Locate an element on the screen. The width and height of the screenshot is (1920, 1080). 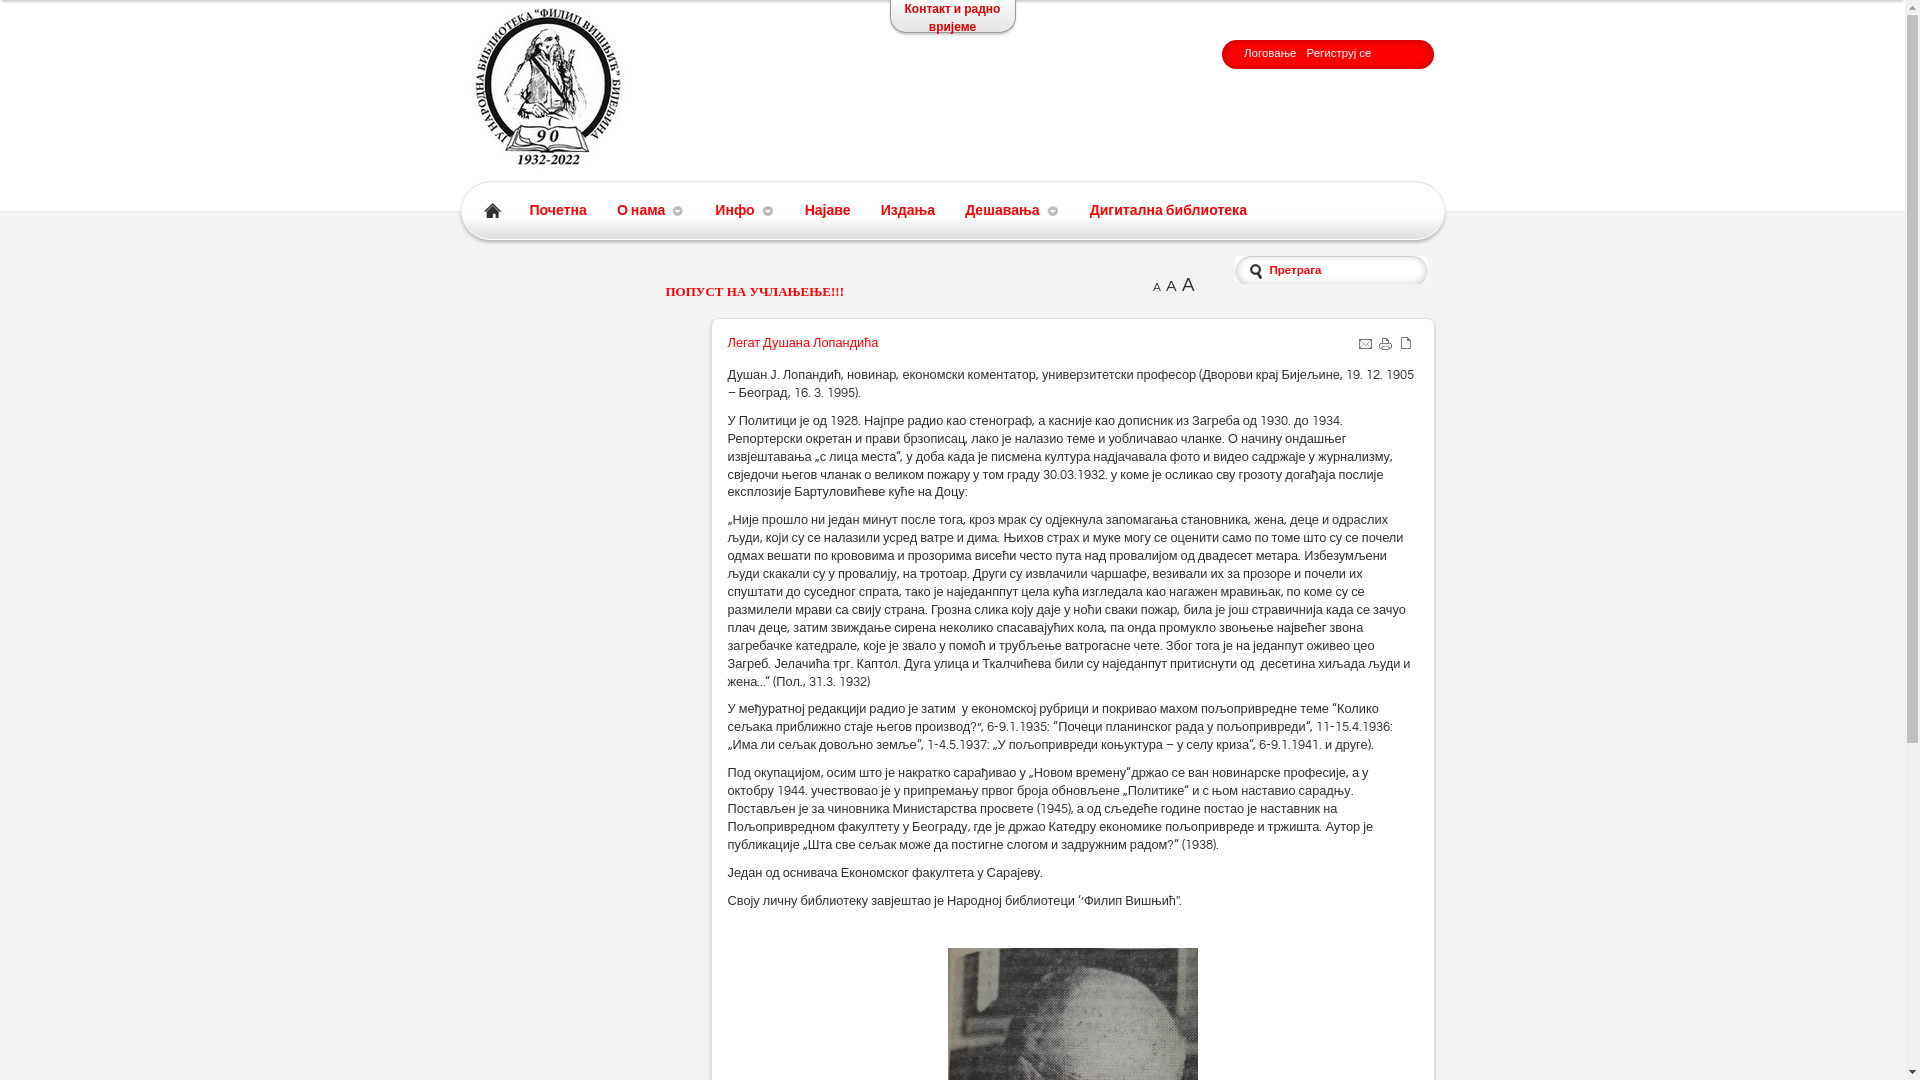
'A' is located at coordinates (1171, 285).